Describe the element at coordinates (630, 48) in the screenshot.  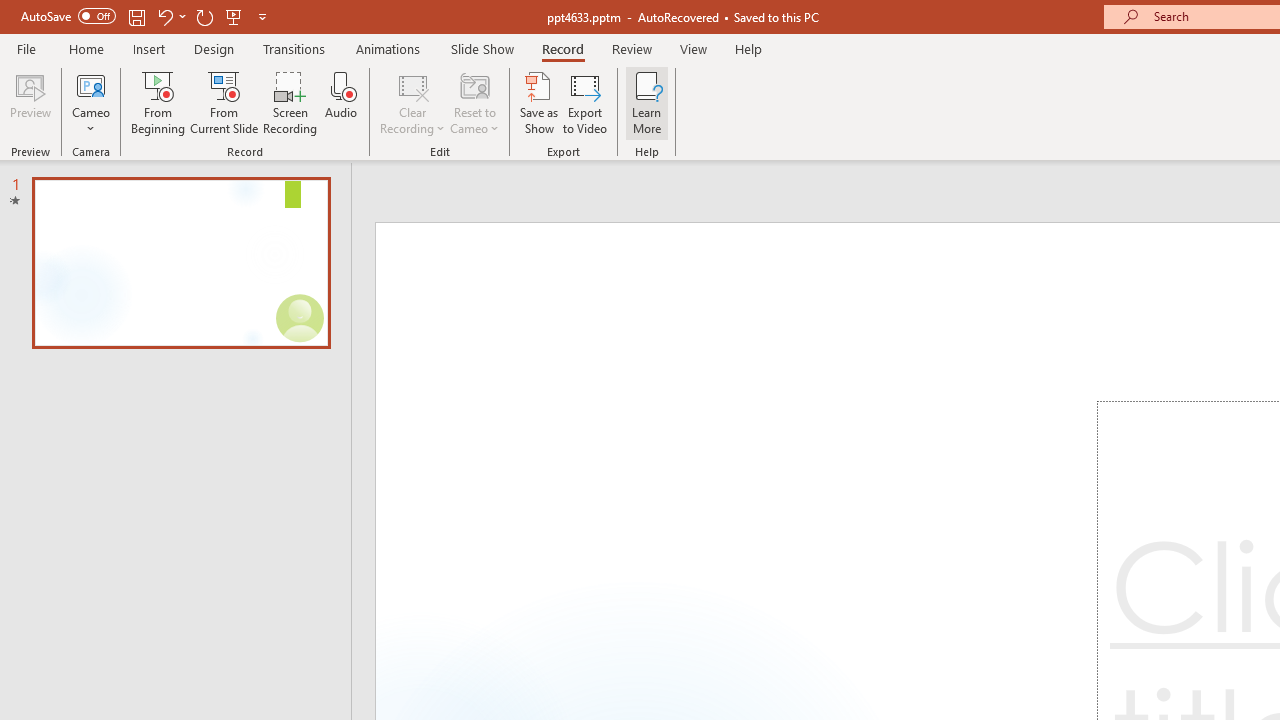
I see `'Review'` at that location.